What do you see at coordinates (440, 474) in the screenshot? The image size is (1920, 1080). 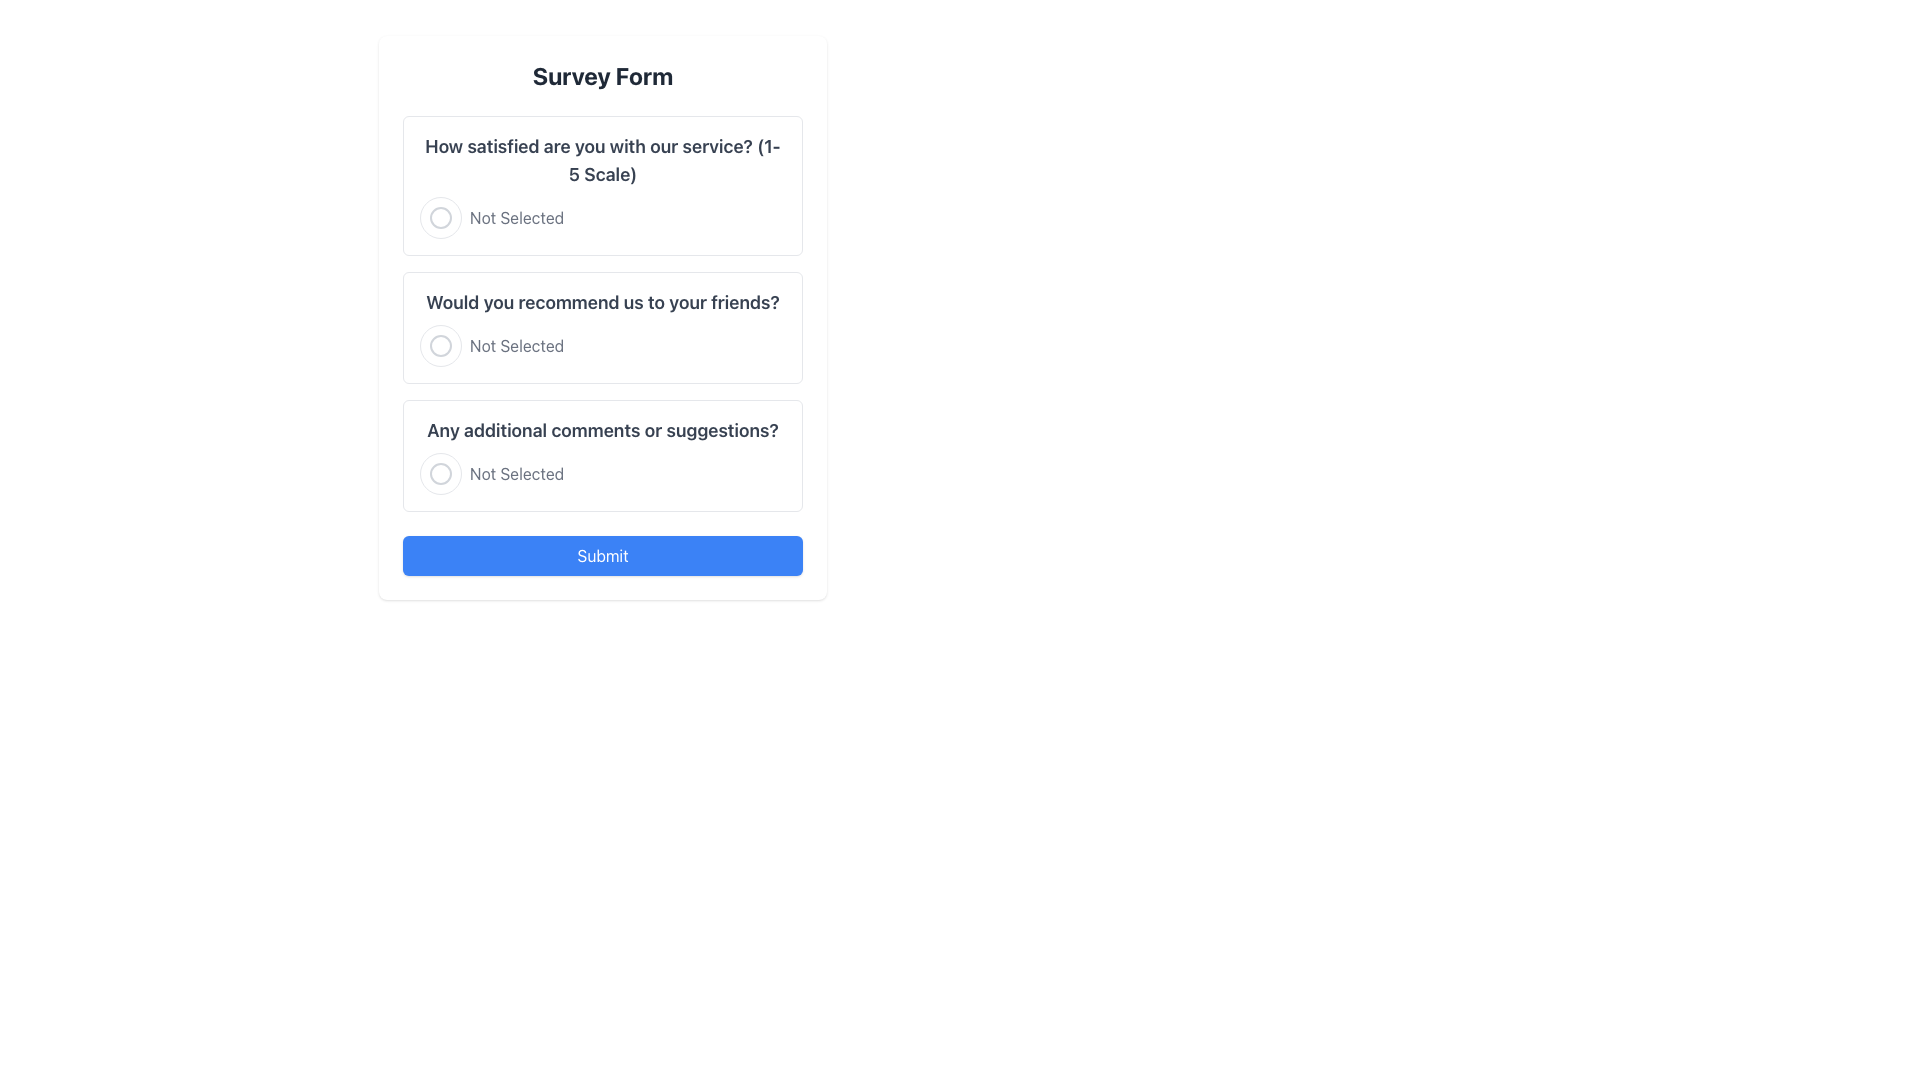 I see `the radio button located next to the label 'Not Selected' under the prompt 'Any additional comments or suggestions?'` at bounding box center [440, 474].